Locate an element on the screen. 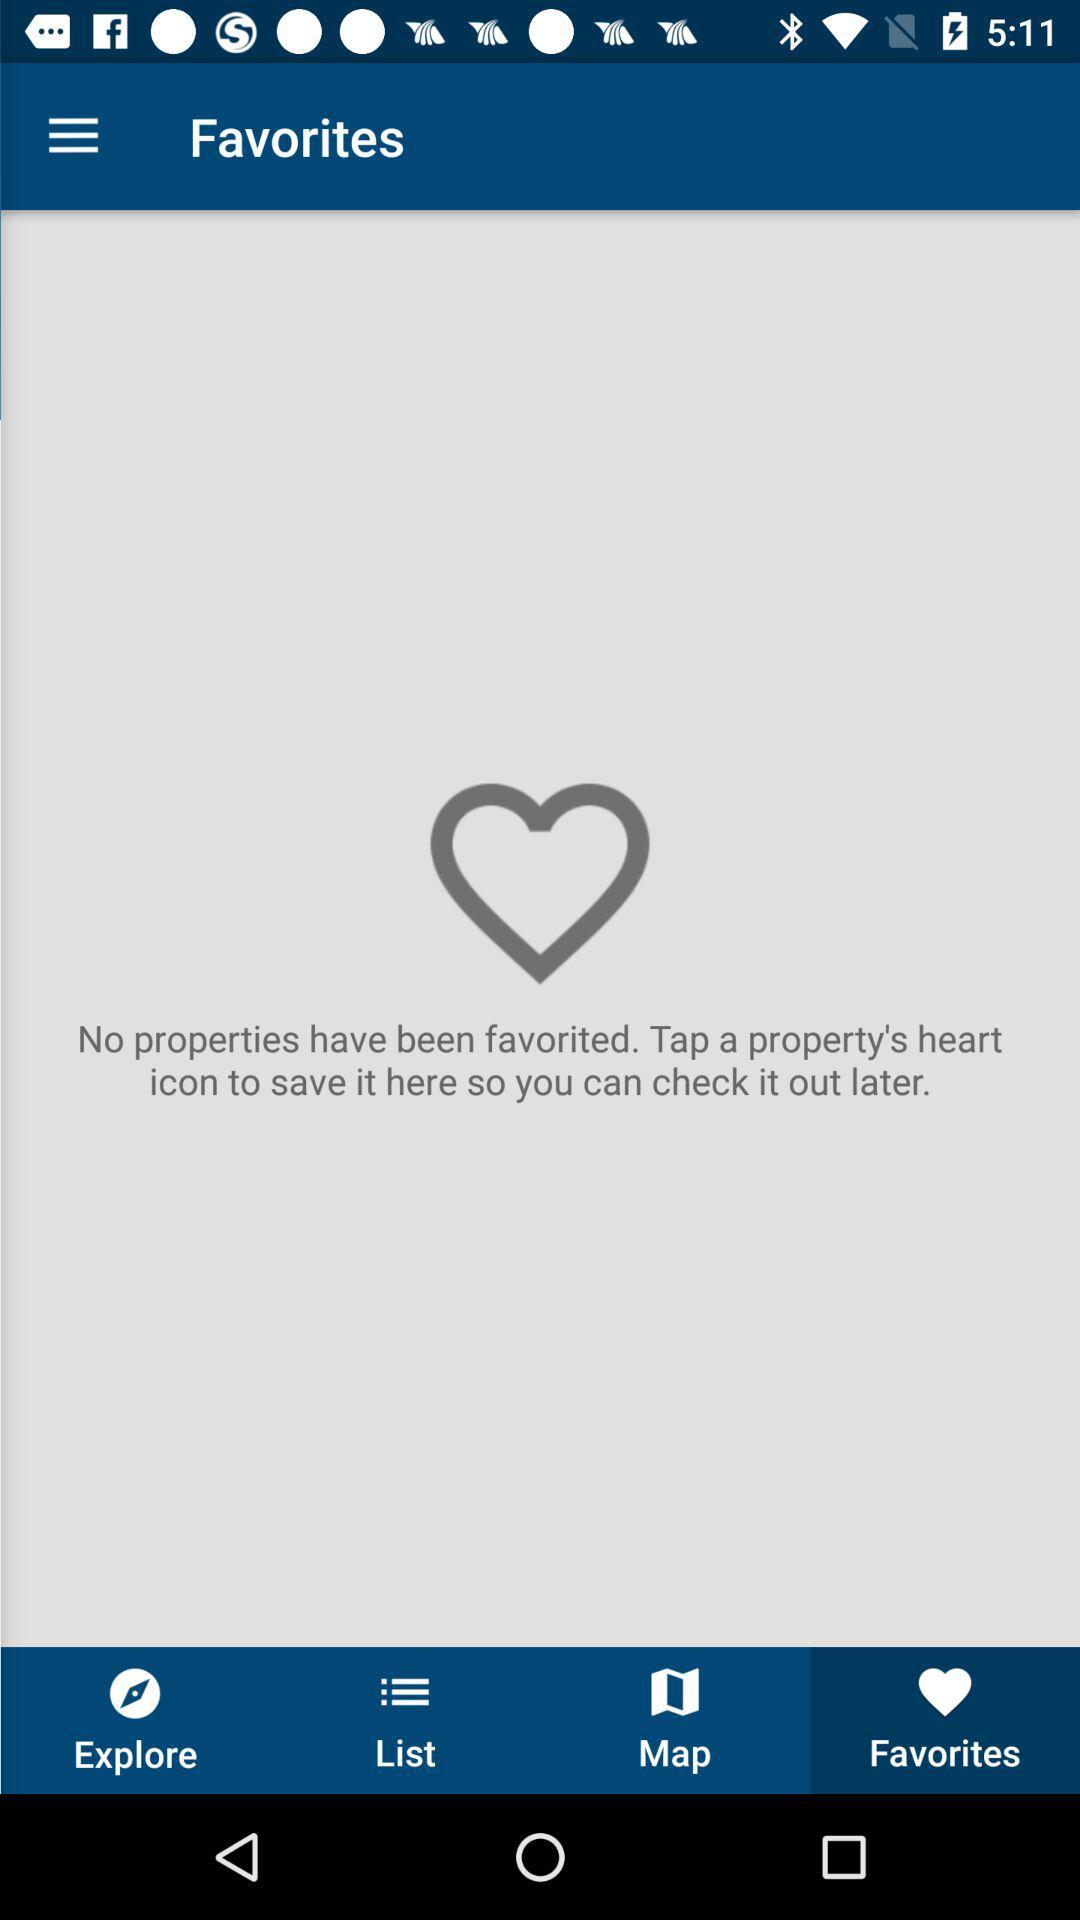  the item to the left of the favorites is located at coordinates (72, 135).